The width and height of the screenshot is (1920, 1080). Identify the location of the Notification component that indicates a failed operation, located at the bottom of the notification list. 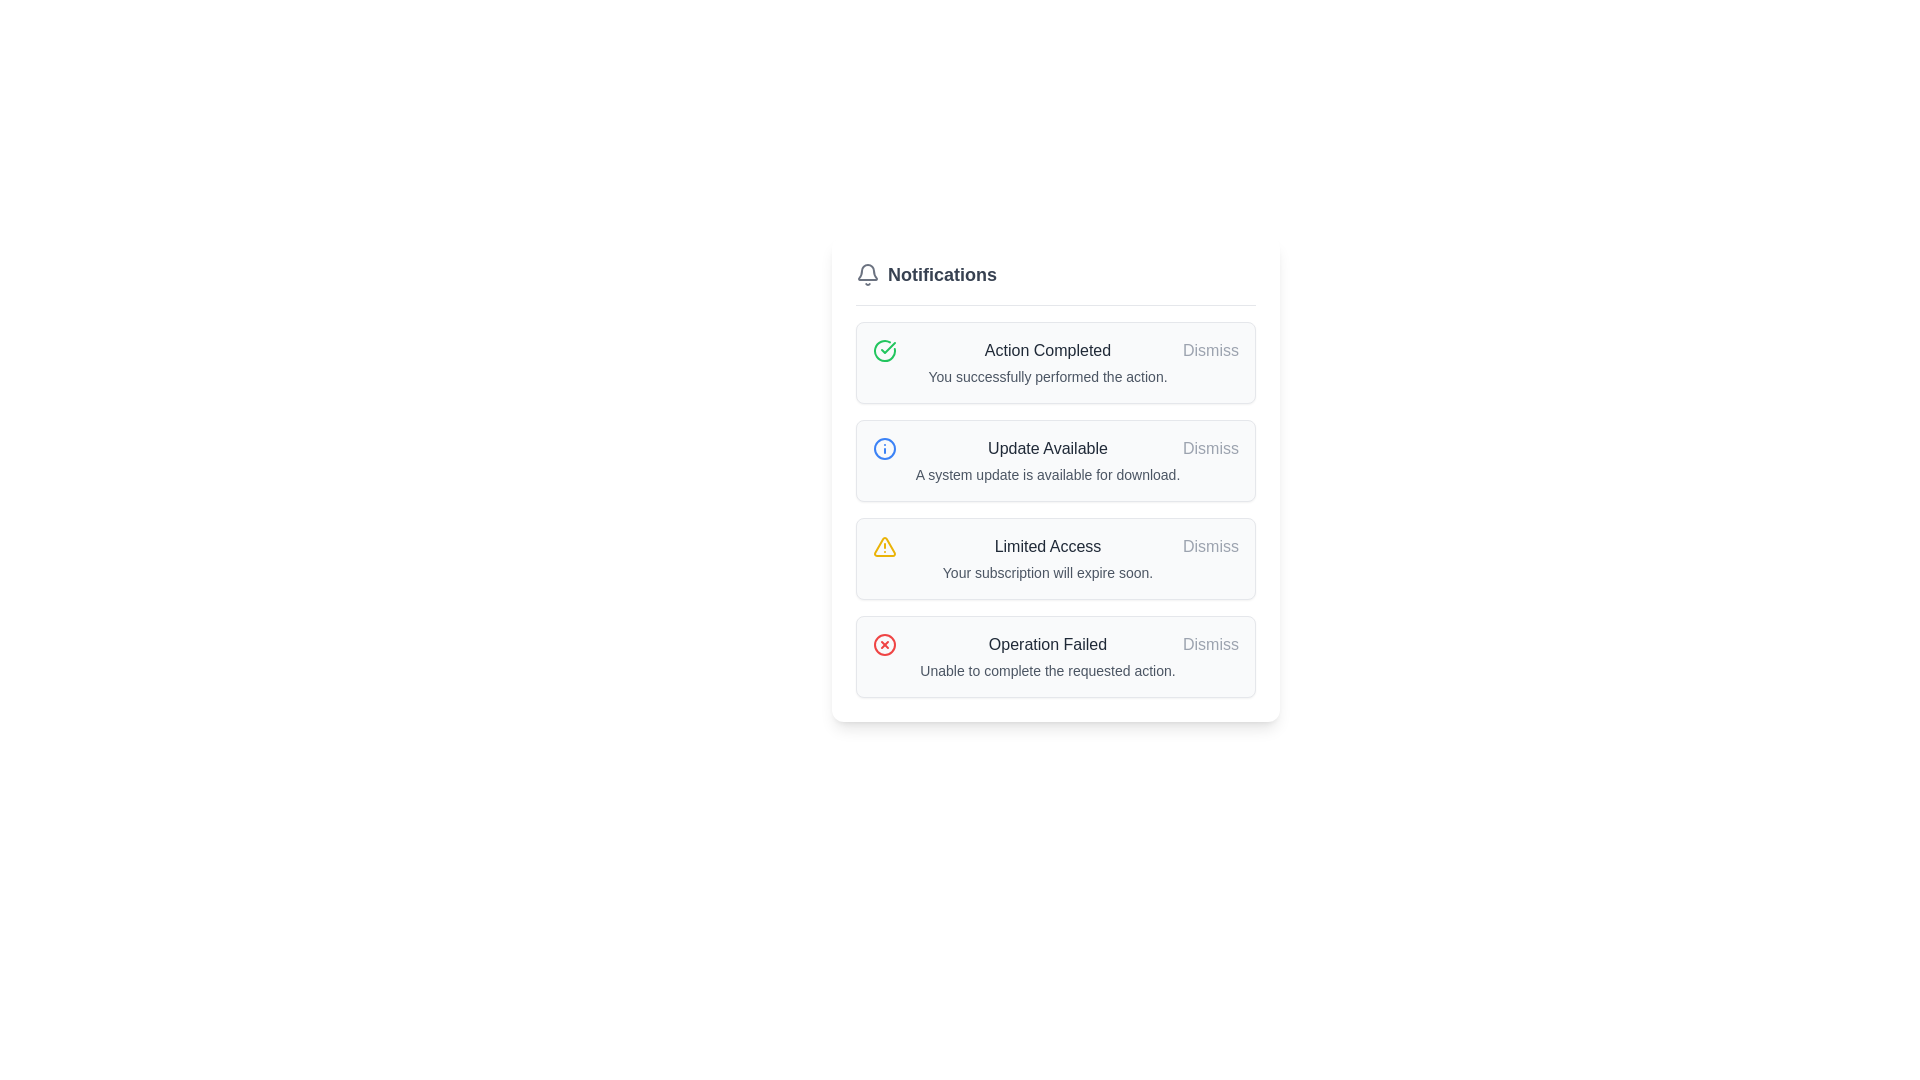
(1055, 656).